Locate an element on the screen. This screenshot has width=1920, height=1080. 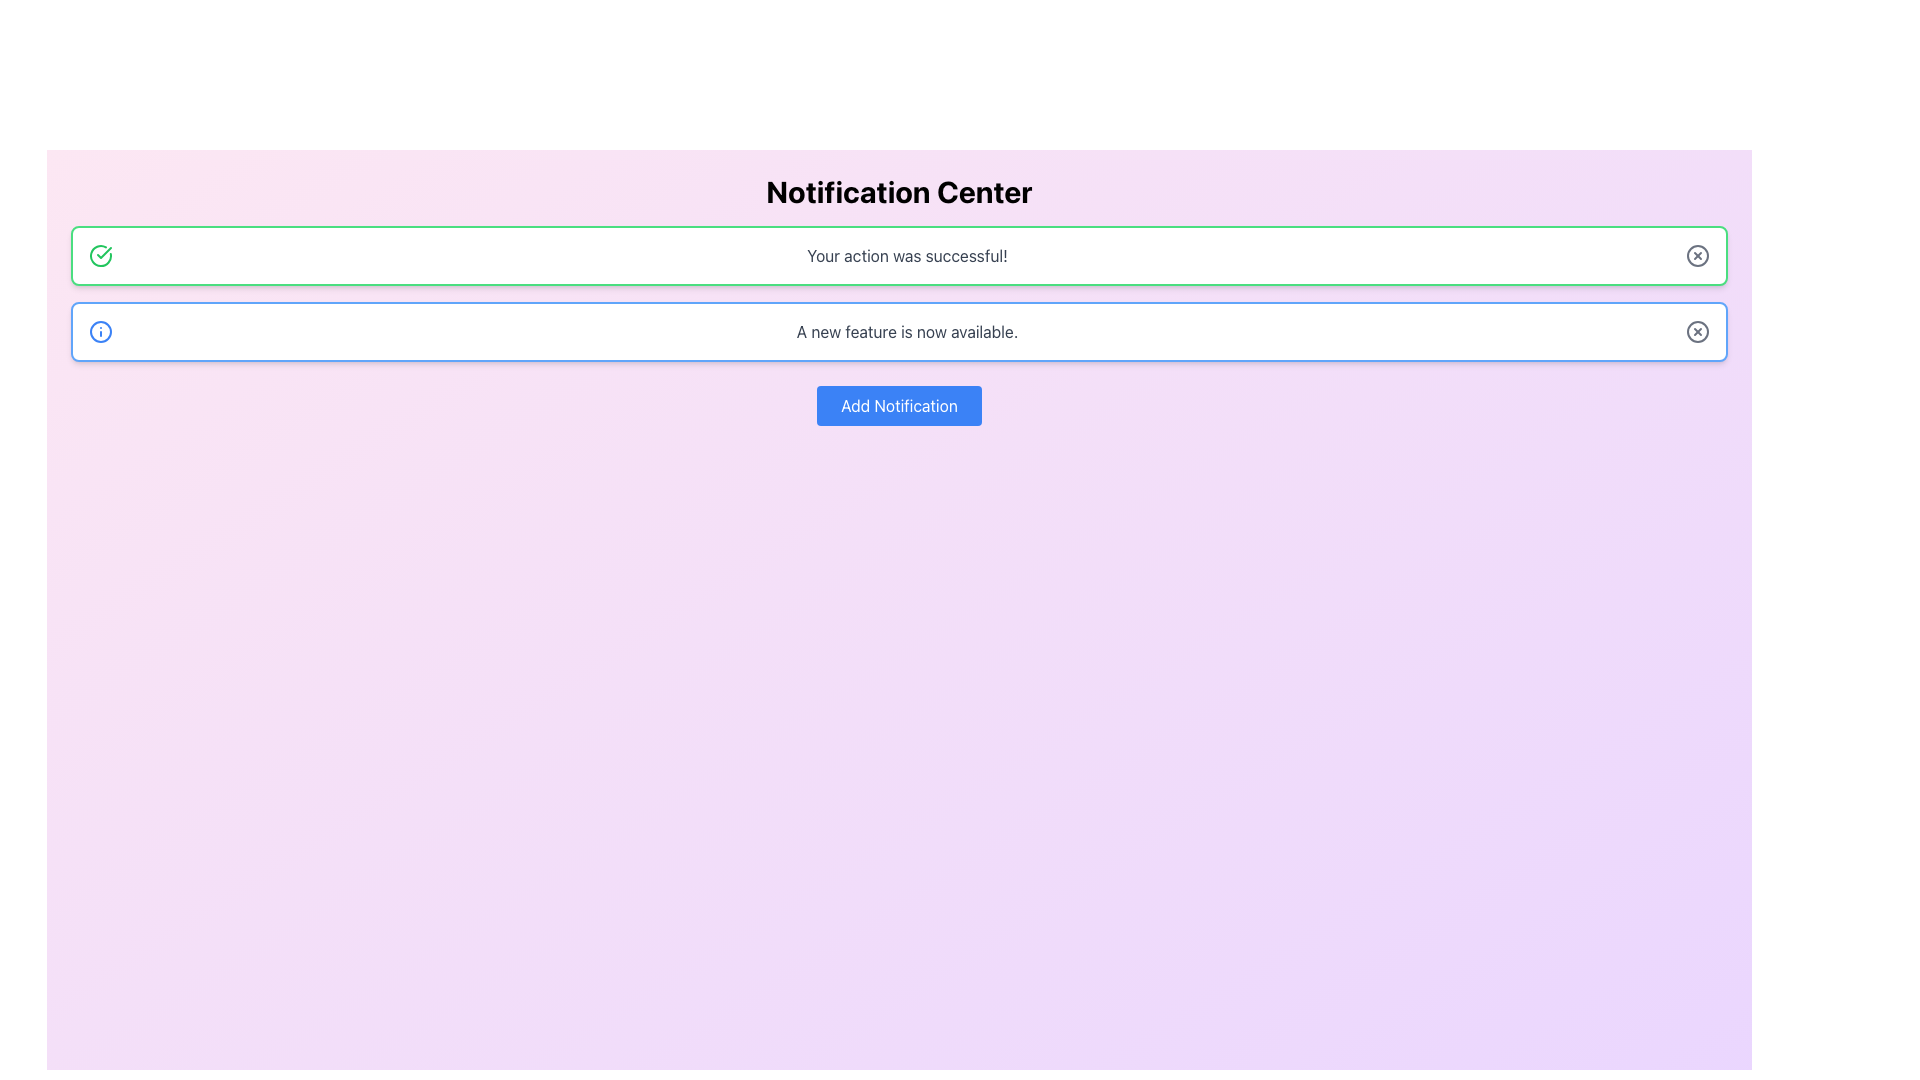
the circular graphical component element, which is a blue-bordered circle with a white center located to the left of the text 'A new feature is now available.' in the second notification bubble is located at coordinates (99, 330).